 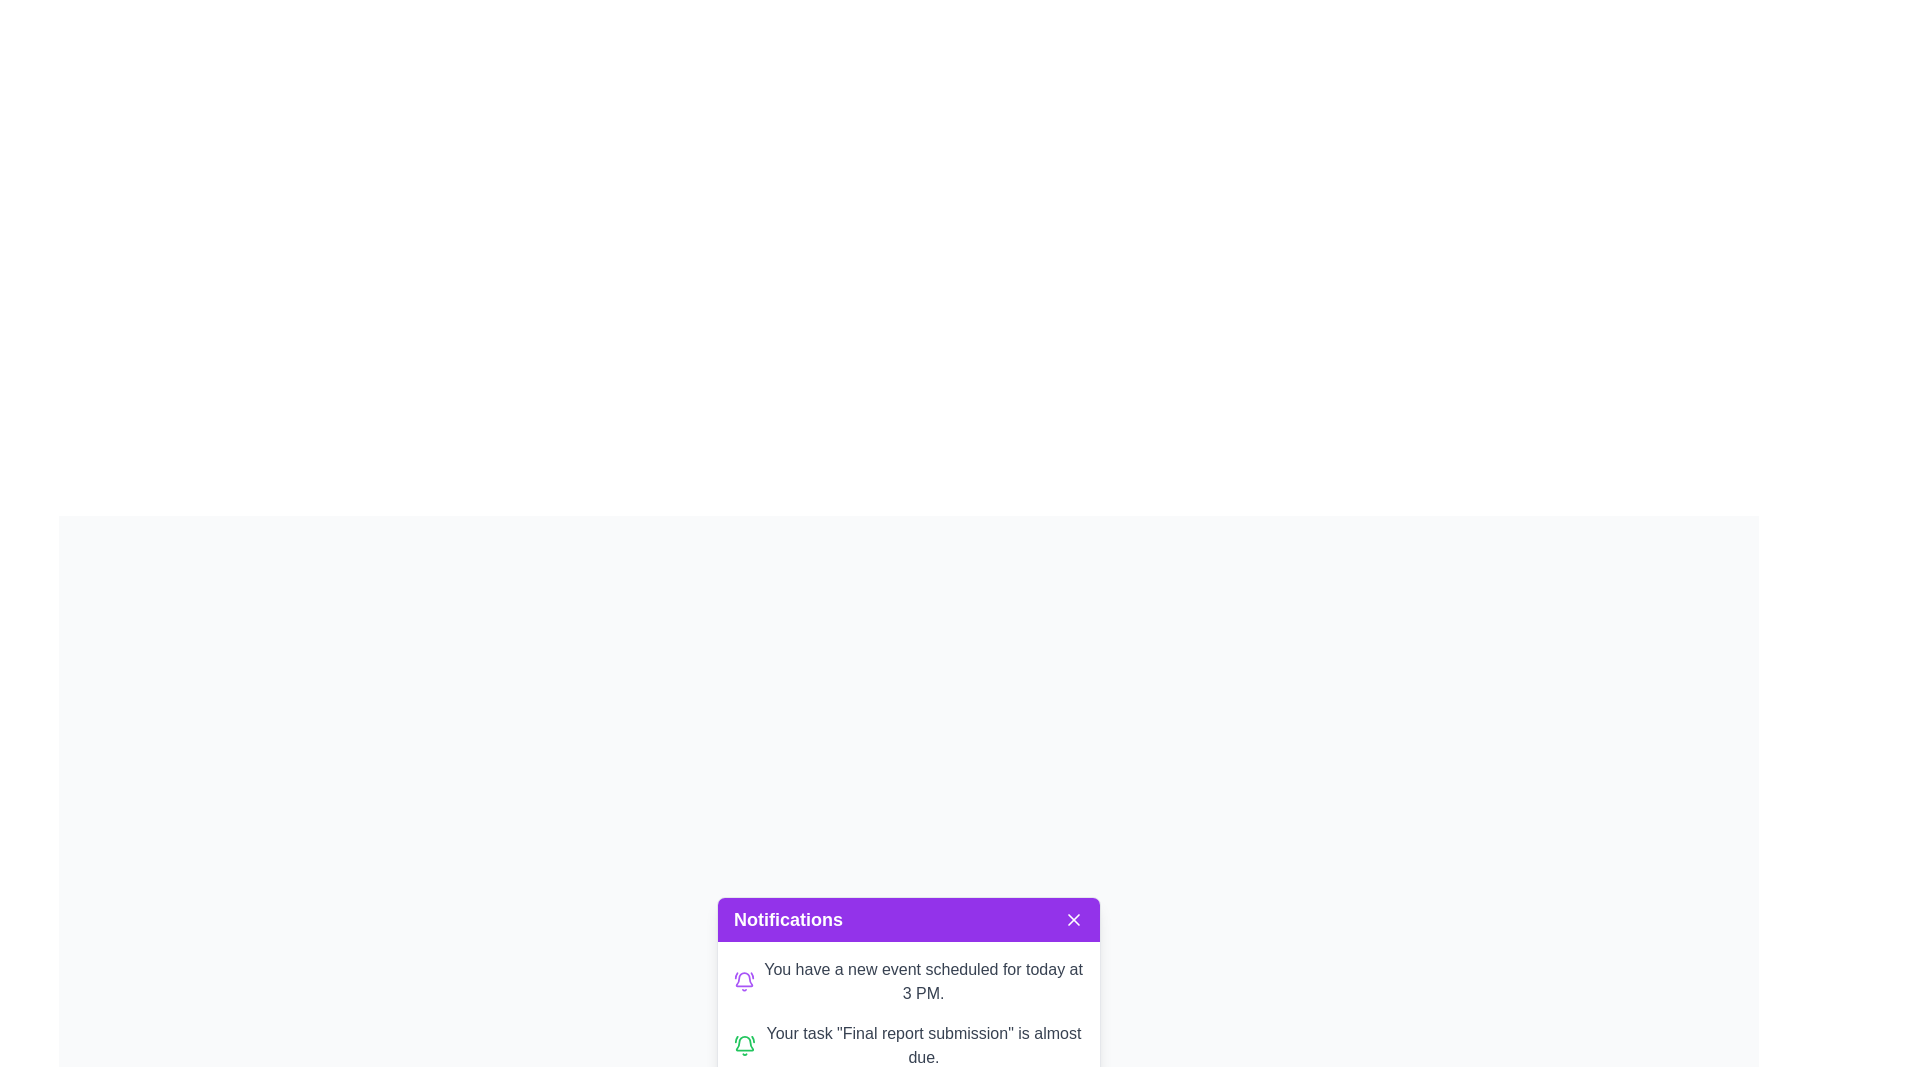 What do you see at coordinates (922, 1044) in the screenshot?
I see `the text block displaying the message 'Your task "Final report submission" is almost due.' which is the second notification in the popup` at bounding box center [922, 1044].